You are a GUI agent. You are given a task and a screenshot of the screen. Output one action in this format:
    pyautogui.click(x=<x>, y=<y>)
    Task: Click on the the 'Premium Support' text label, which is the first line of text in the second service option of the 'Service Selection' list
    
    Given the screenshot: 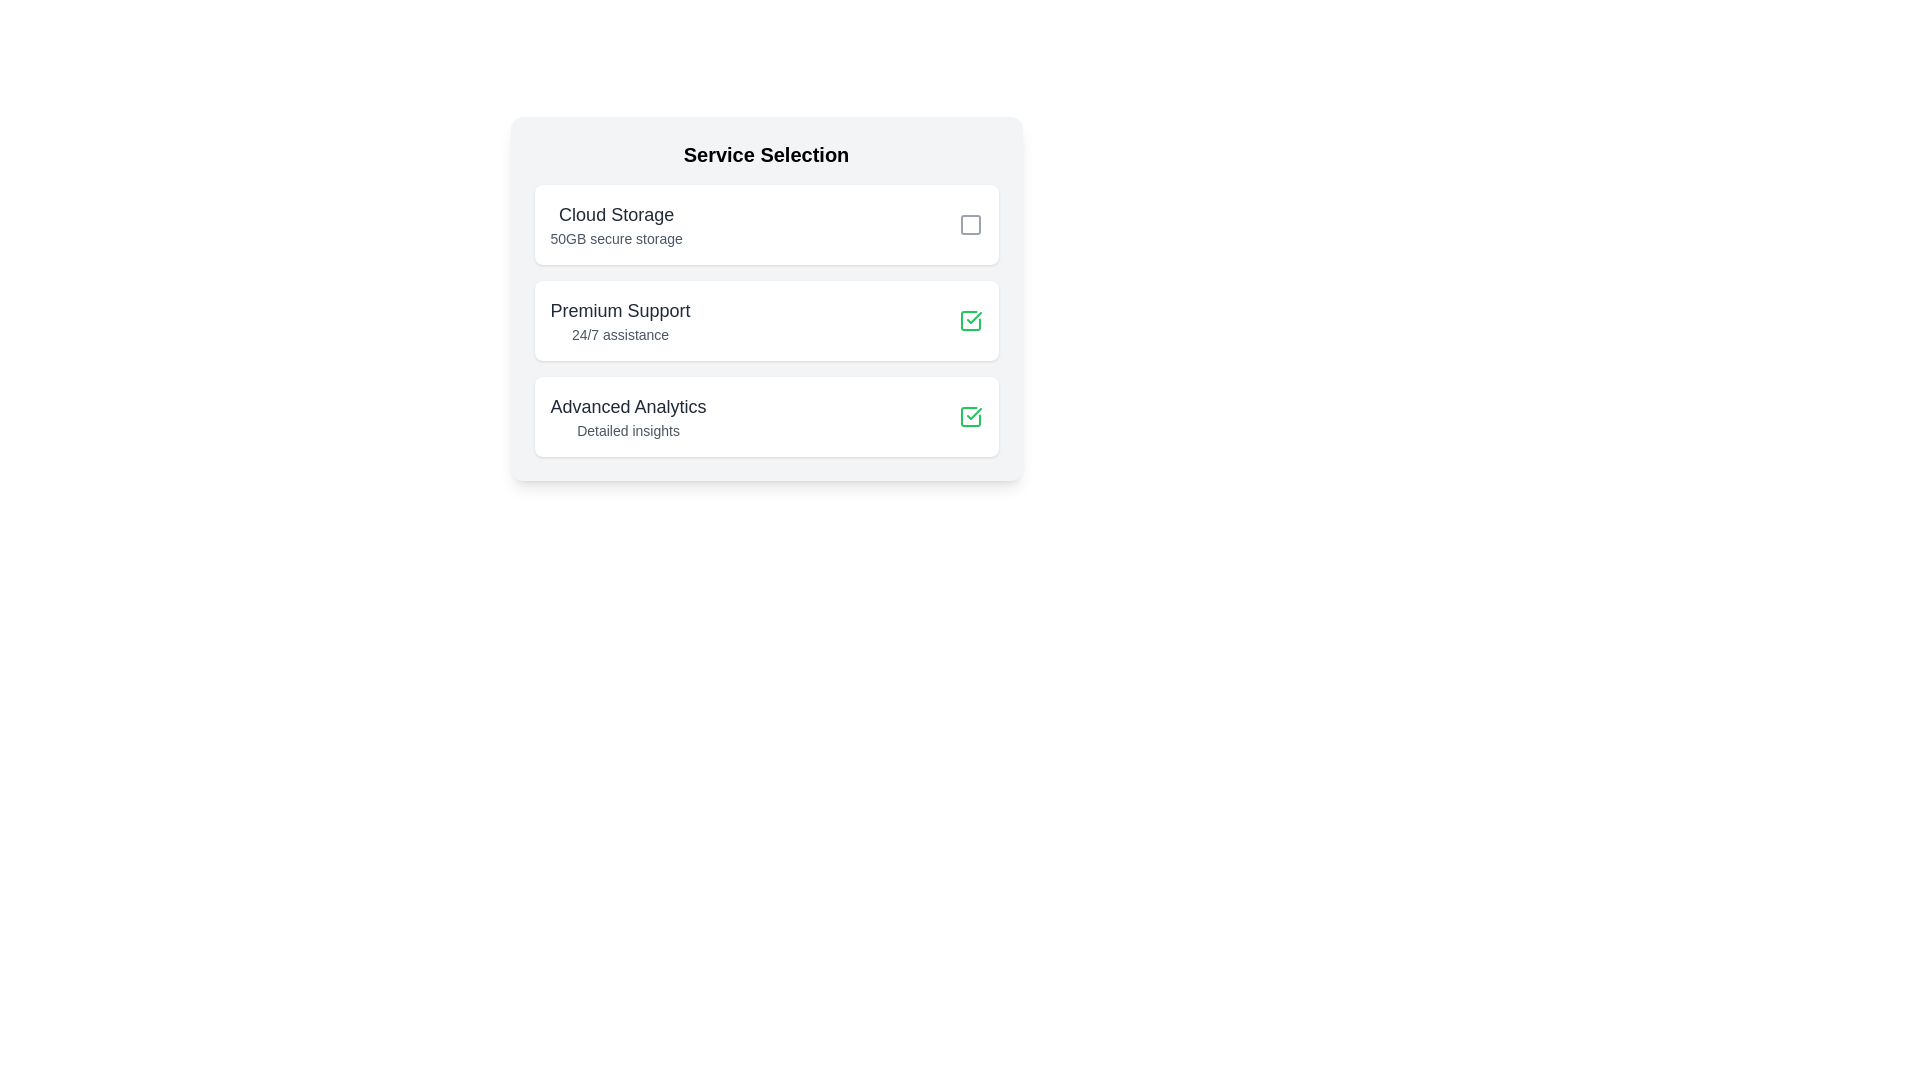 What is the action you would take?
    pyautogui.click(x=619, y=311)
    